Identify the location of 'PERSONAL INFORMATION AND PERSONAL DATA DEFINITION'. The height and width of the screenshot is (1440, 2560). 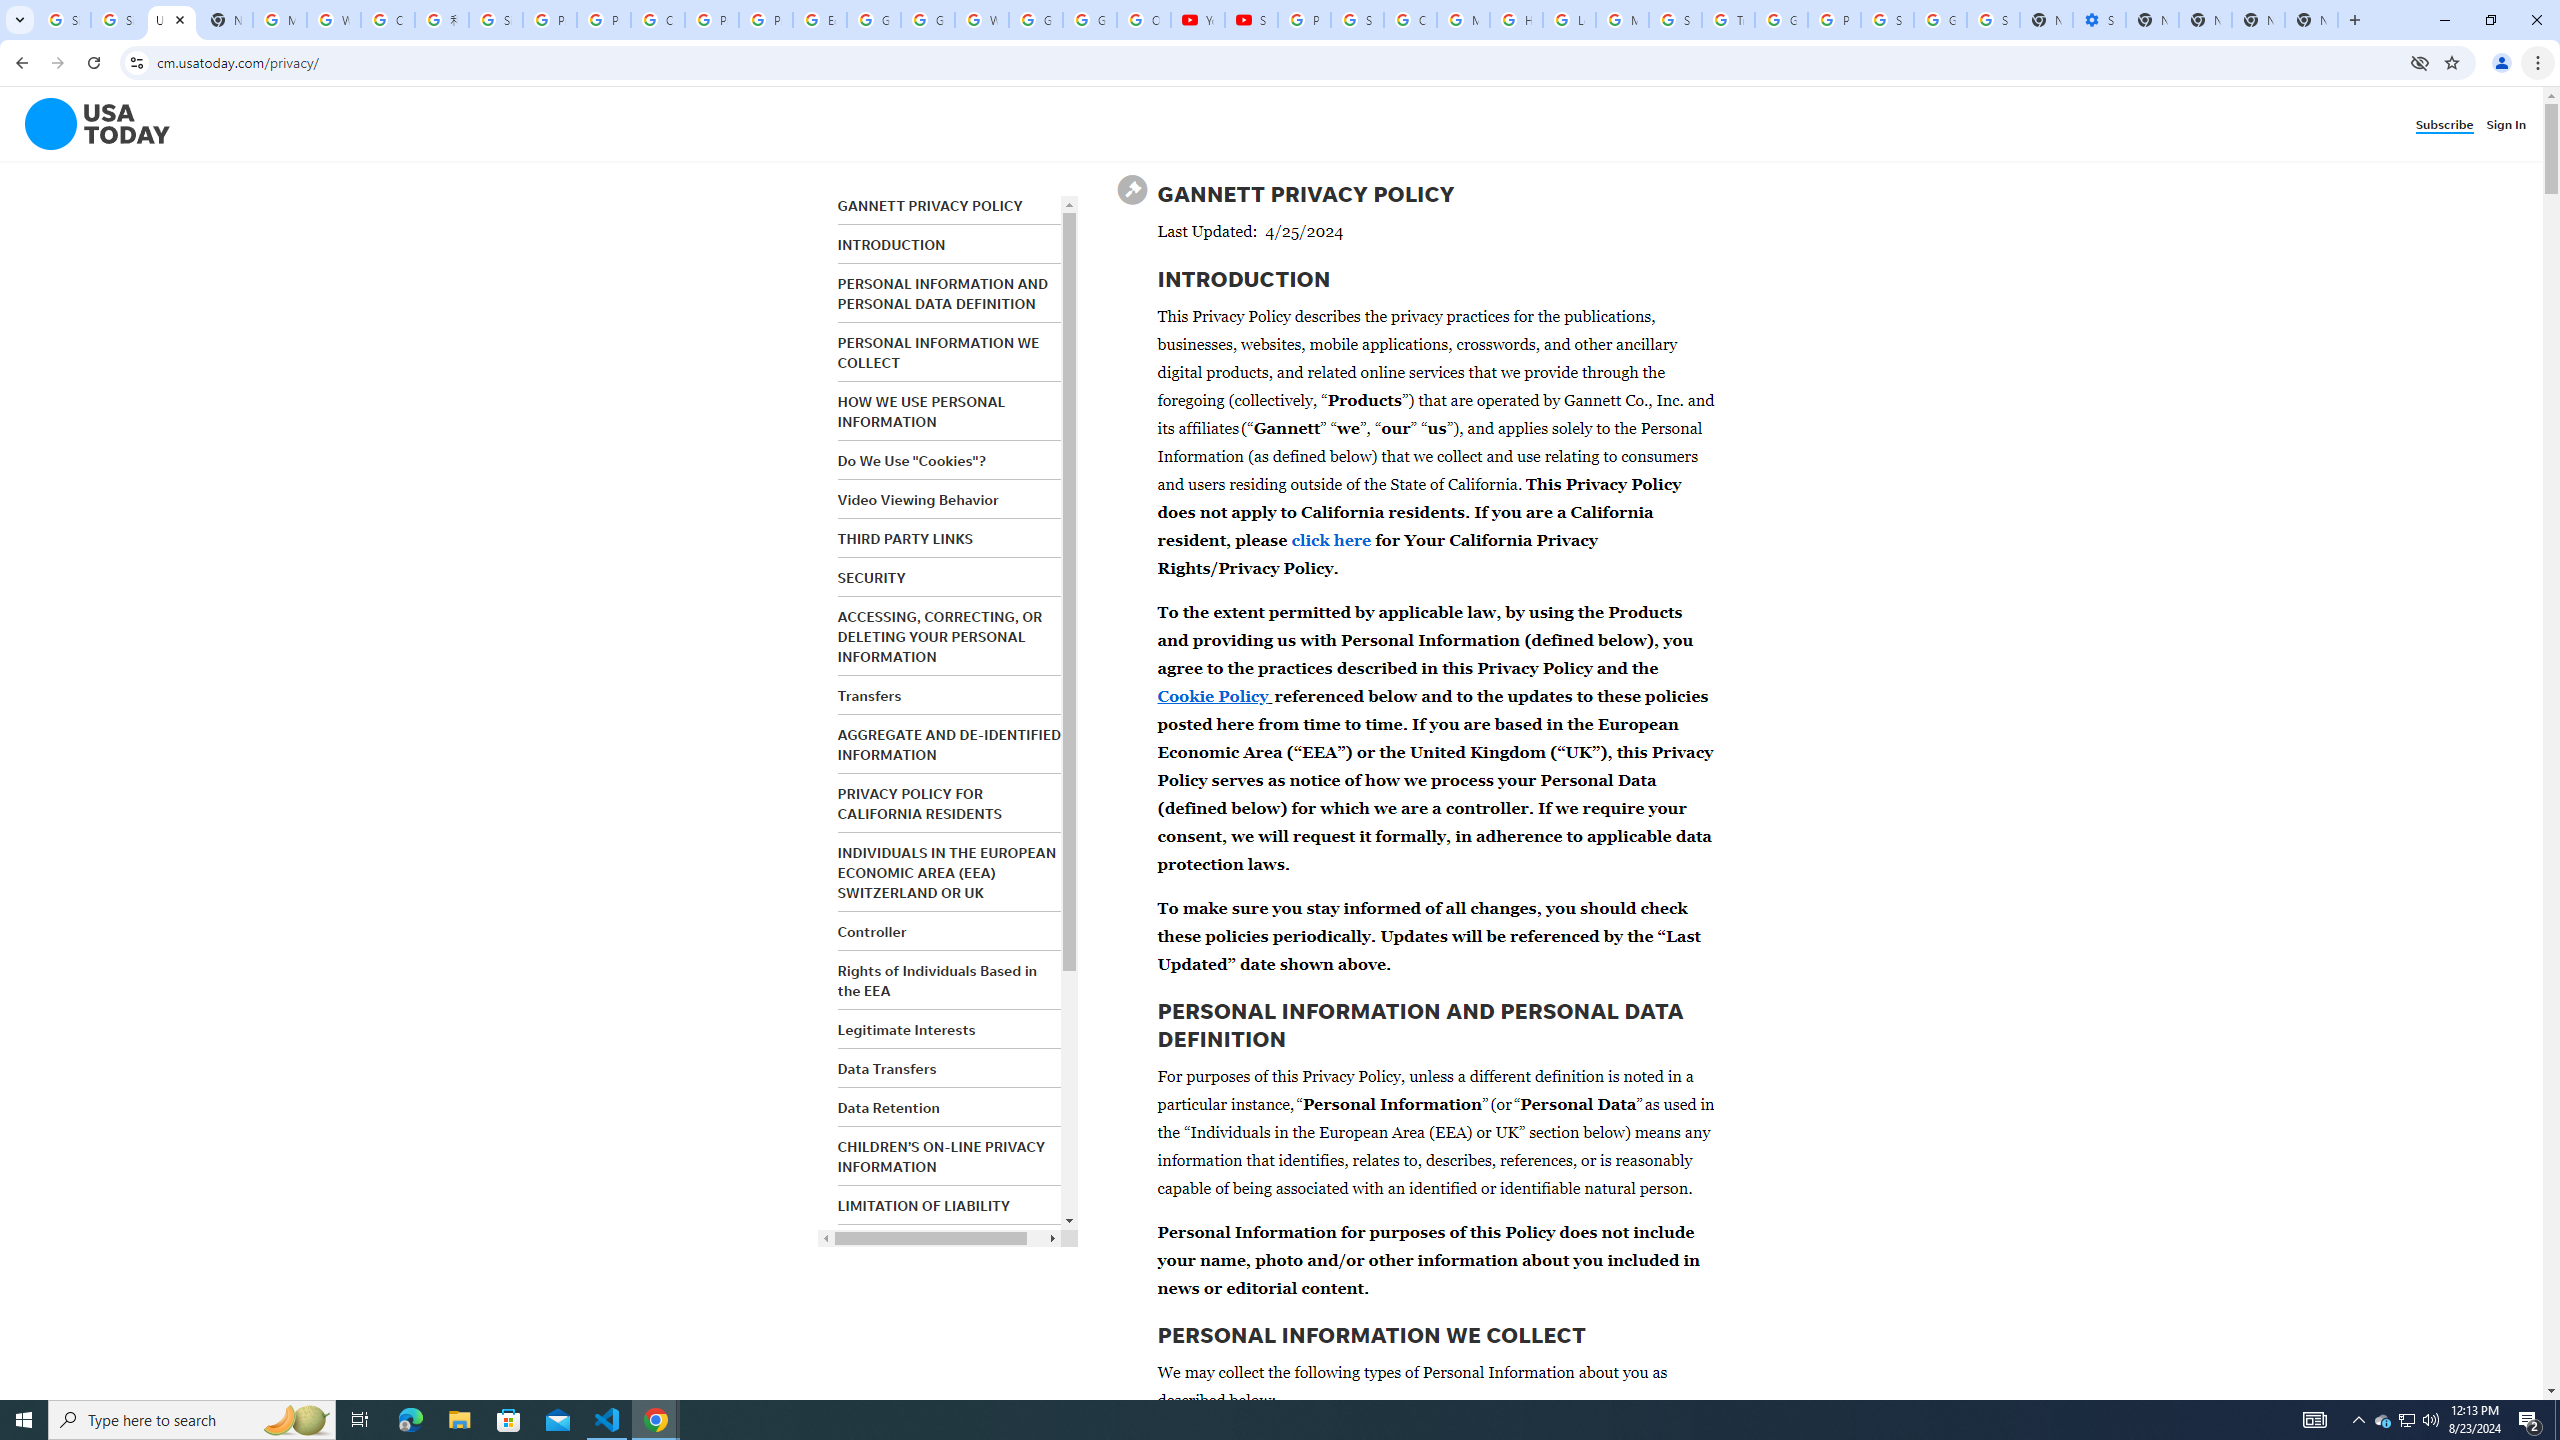
(942, 292).